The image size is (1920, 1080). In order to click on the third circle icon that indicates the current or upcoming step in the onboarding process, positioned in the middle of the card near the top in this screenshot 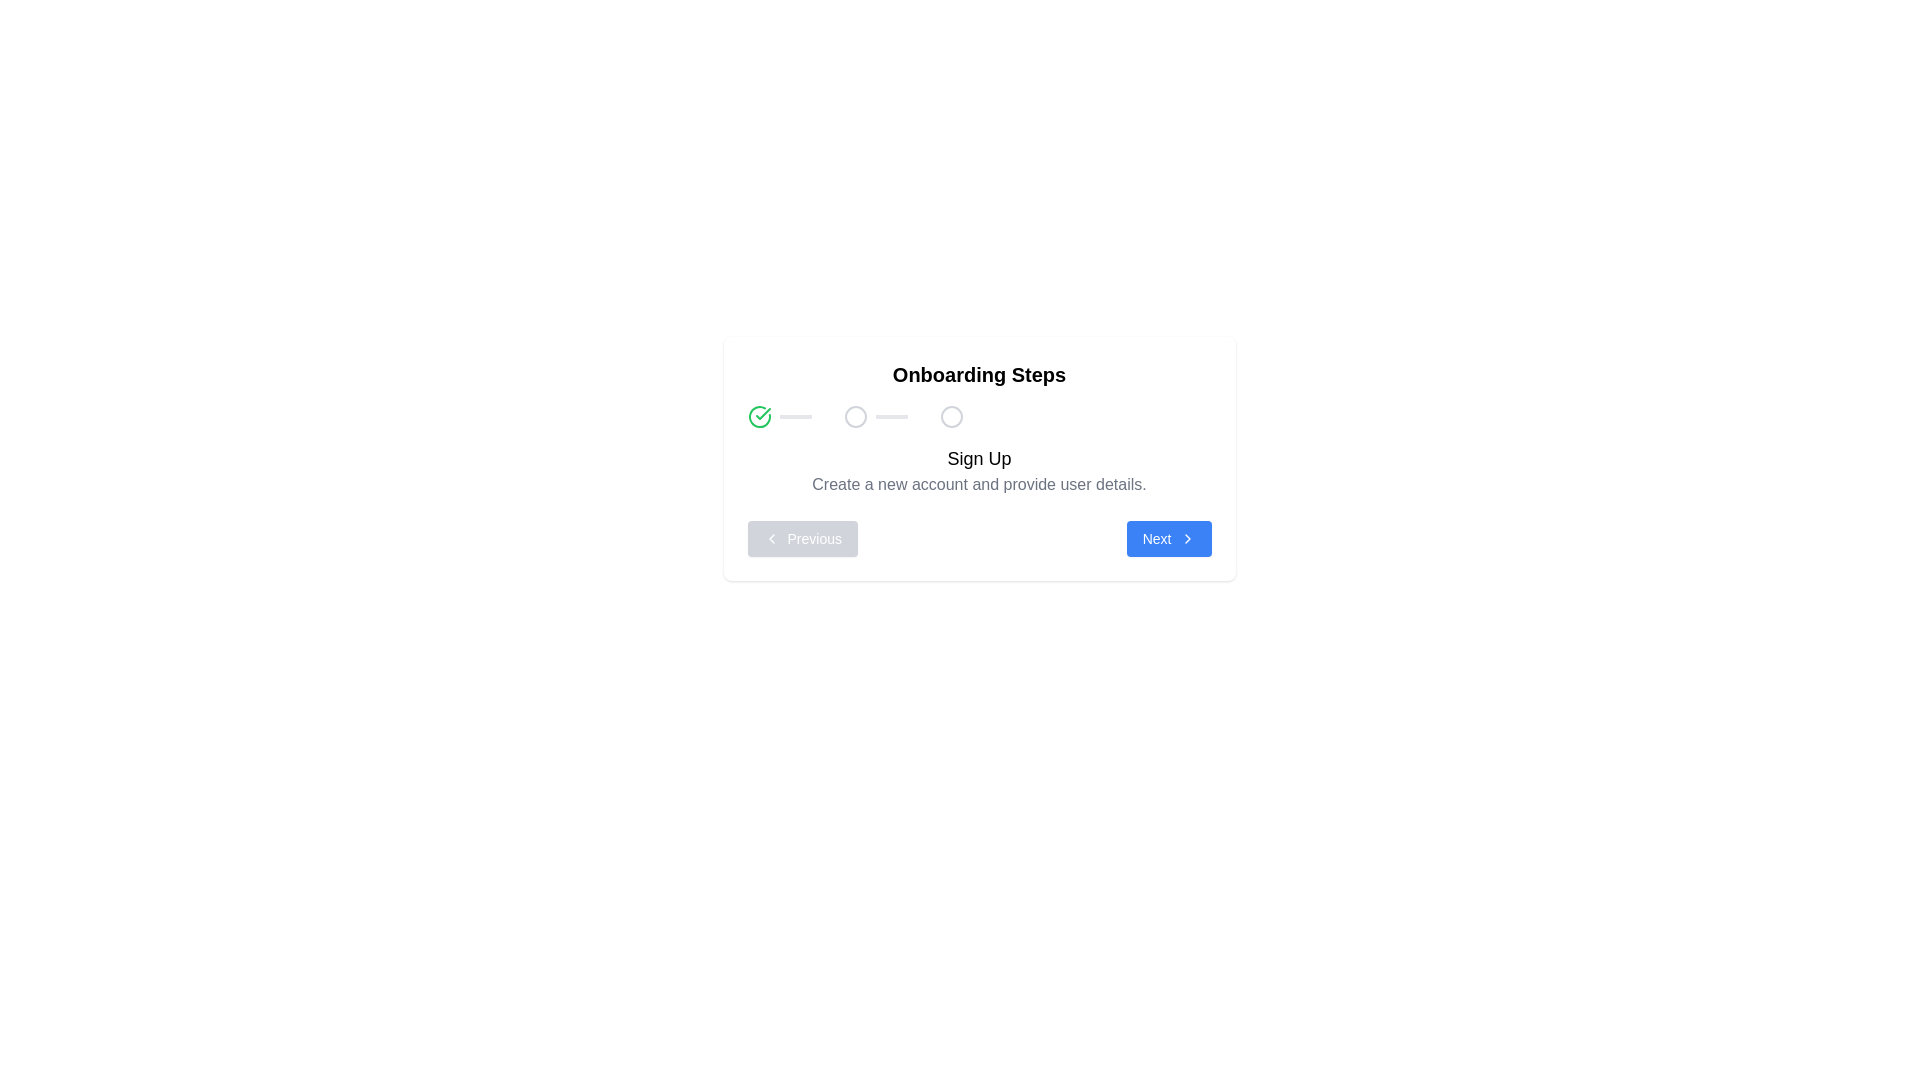, I will do `click(950, 415)`.